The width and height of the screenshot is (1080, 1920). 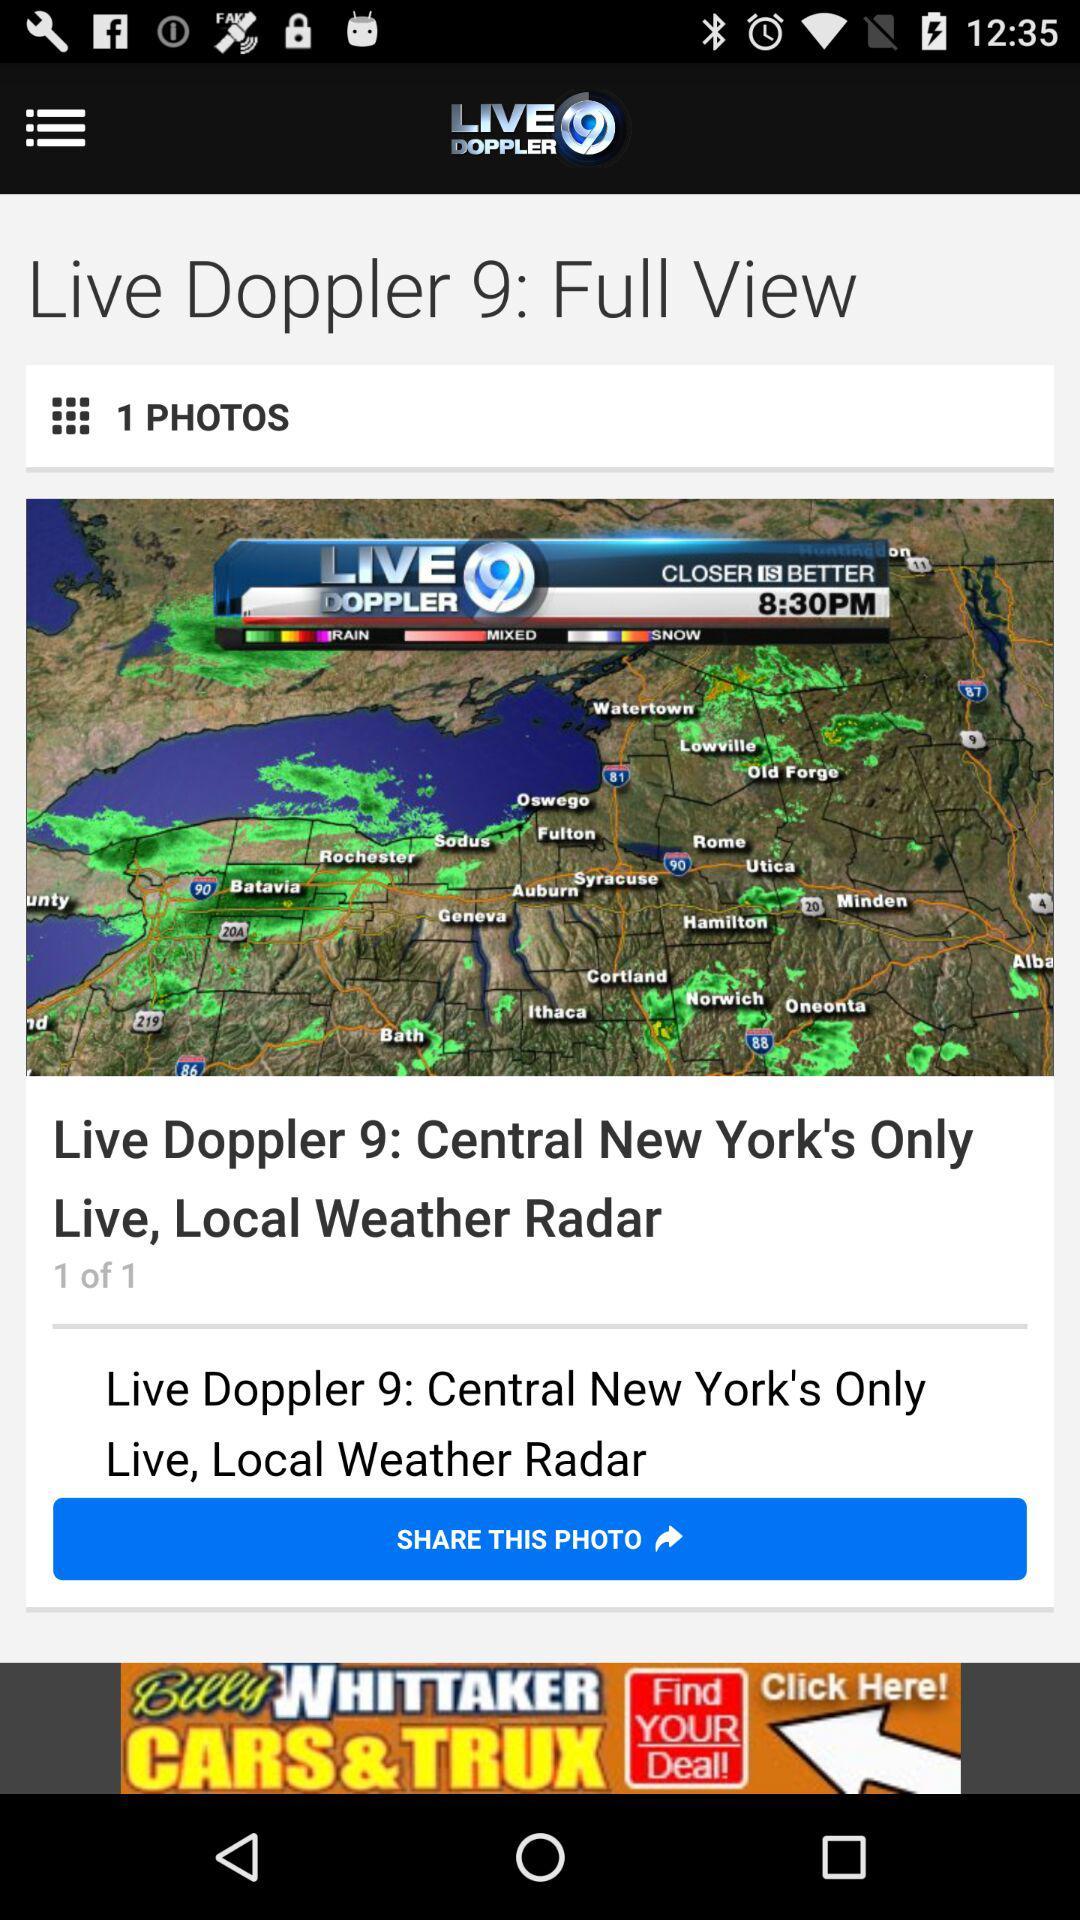 I want to click on advertisement page, so click(x=540, y=1727).